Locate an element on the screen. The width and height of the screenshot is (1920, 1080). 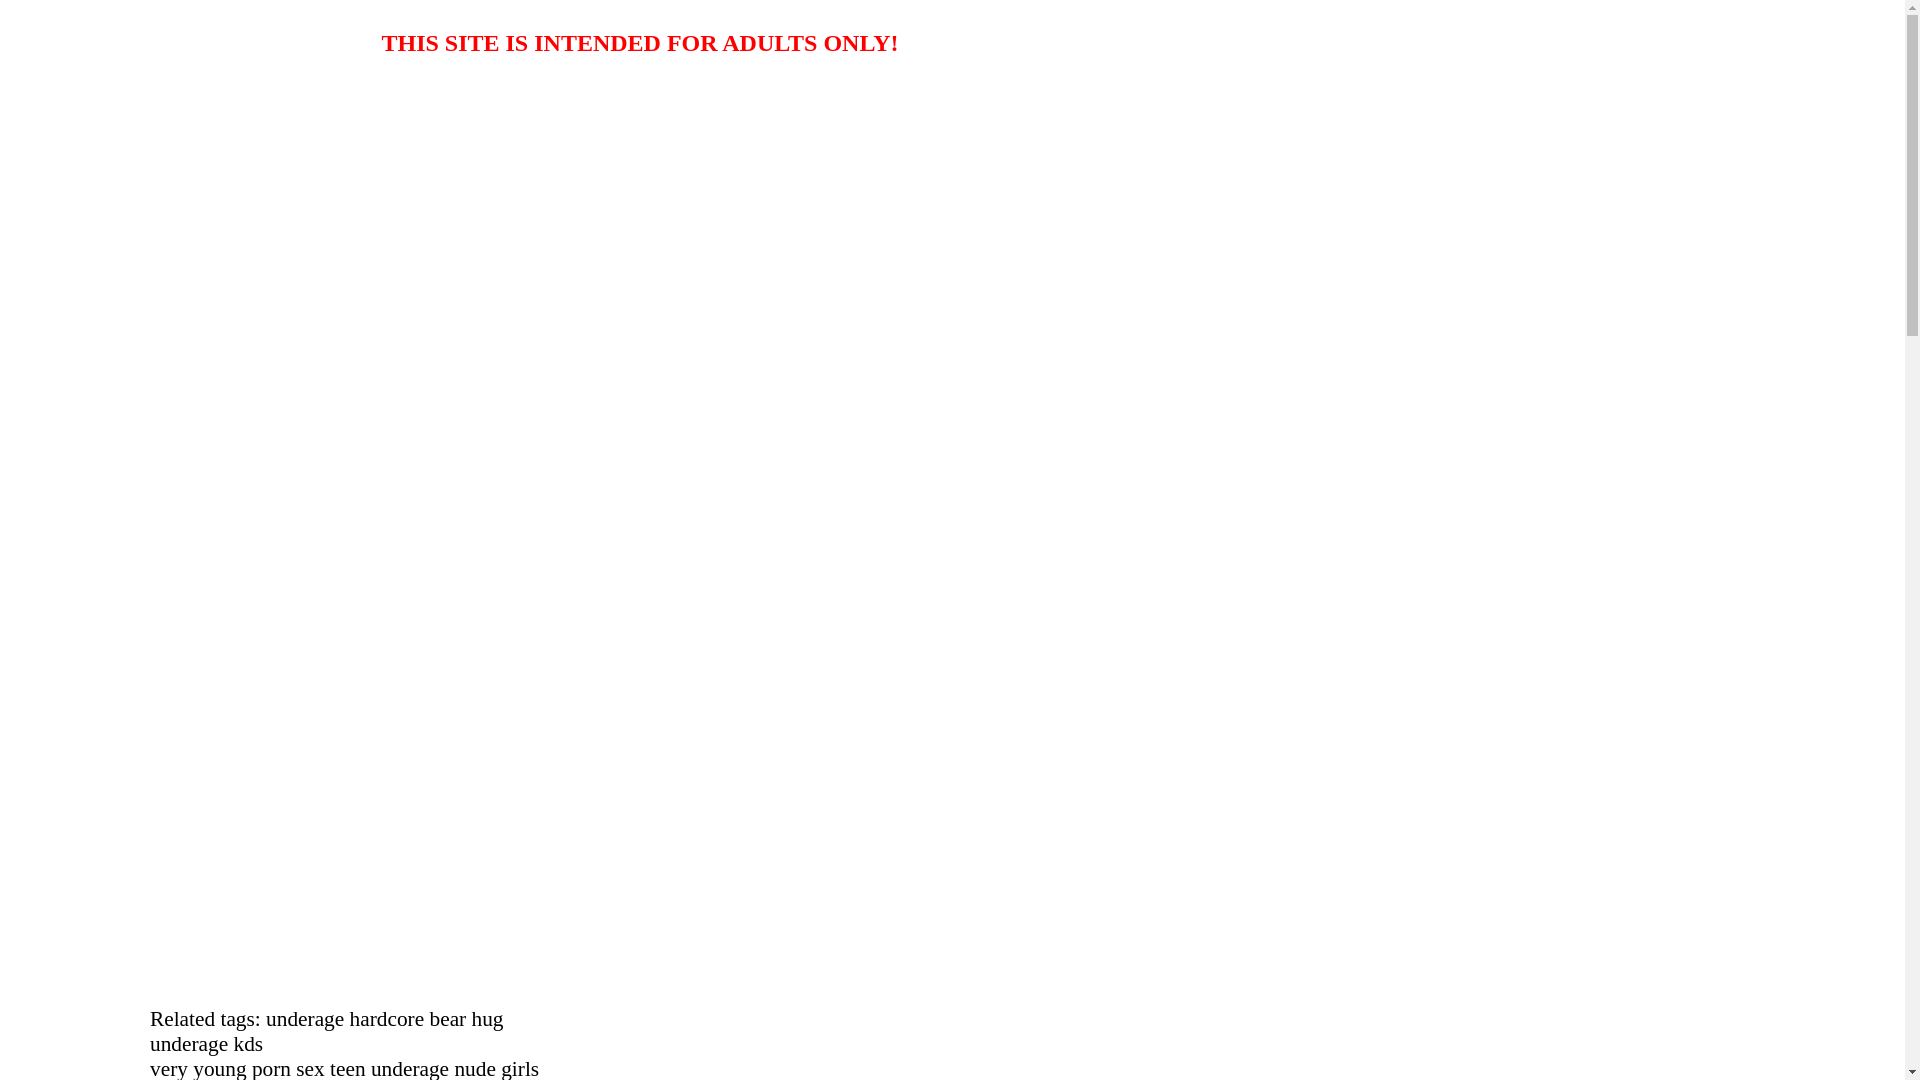
'HOME' is located at coordinates (31, 240).